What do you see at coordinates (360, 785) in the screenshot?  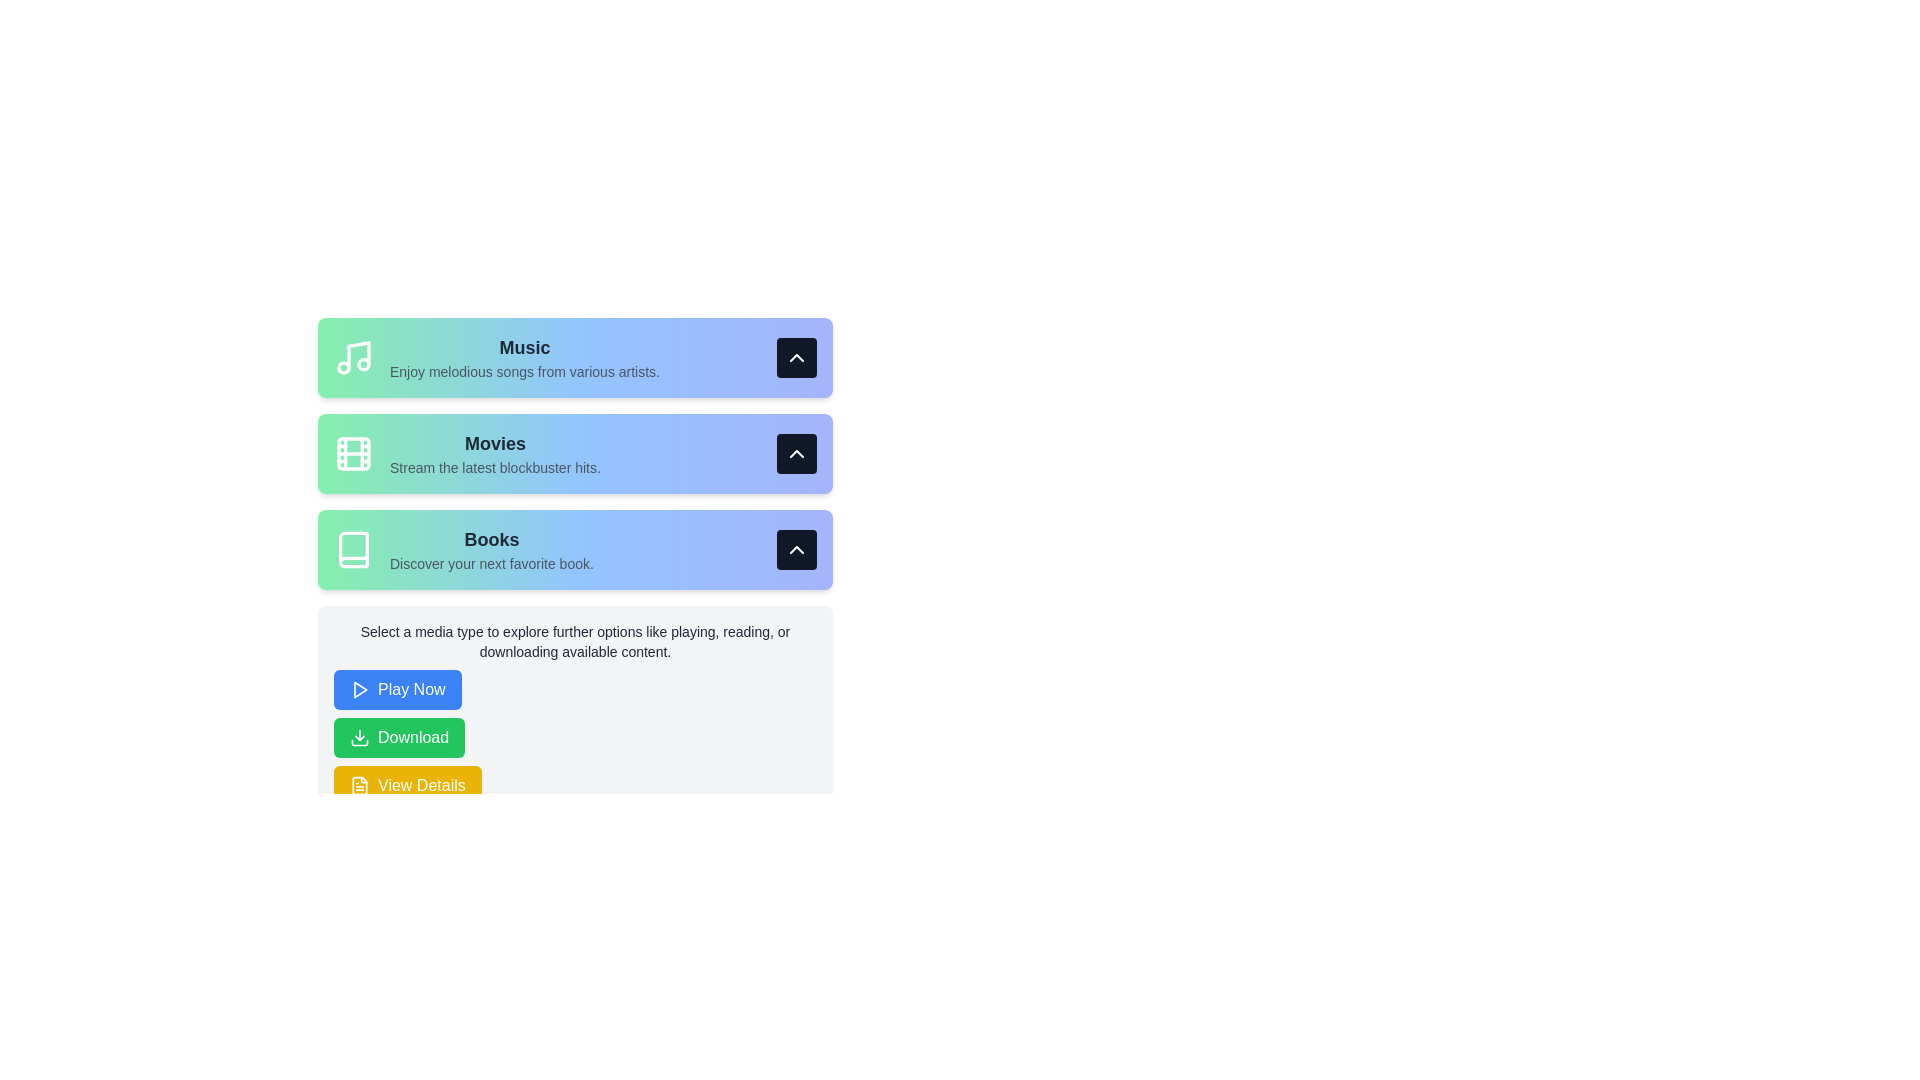 I see `the small document icon located to the left of the 'View Details' button, which resembles a file with lines symbolizing text` at bounding box center [360, 785].